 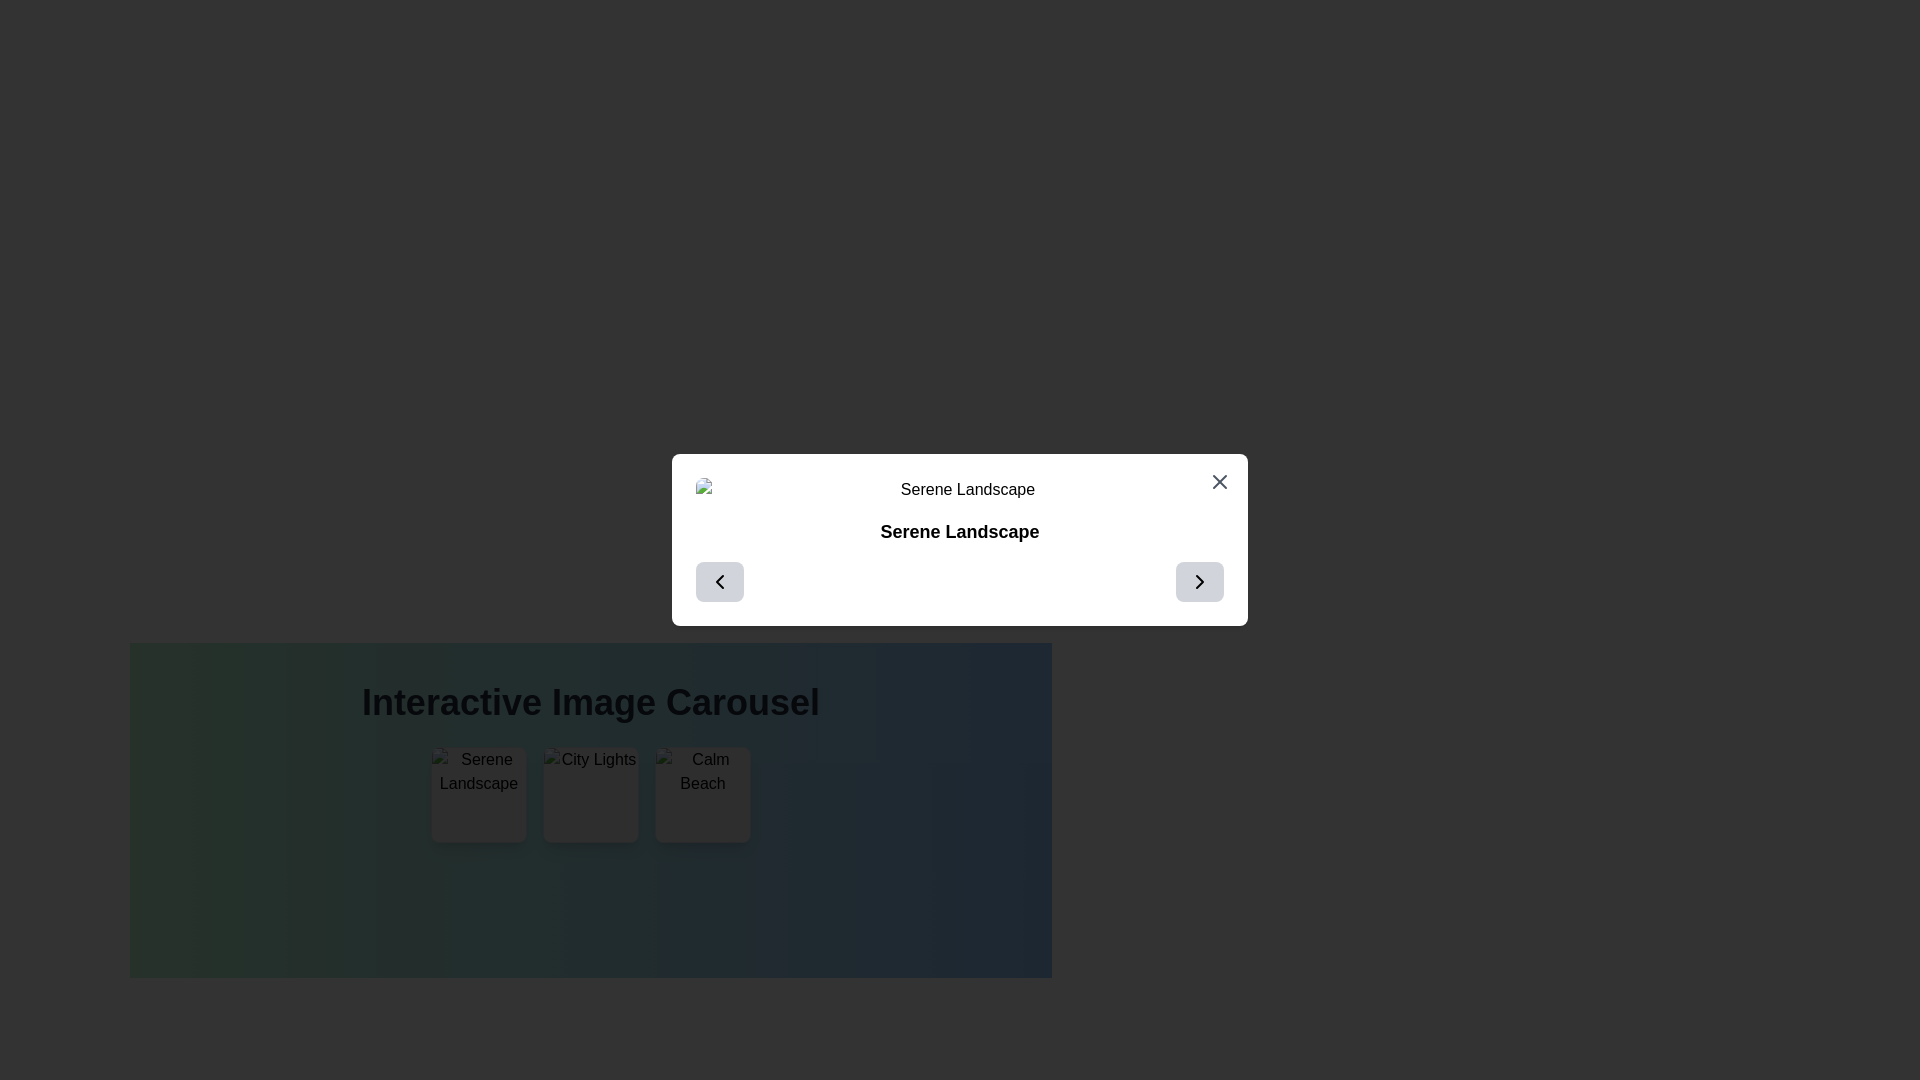 I want to click on the close button located in the top-right corner of the modal dialog, so click(x=1218, y=482).